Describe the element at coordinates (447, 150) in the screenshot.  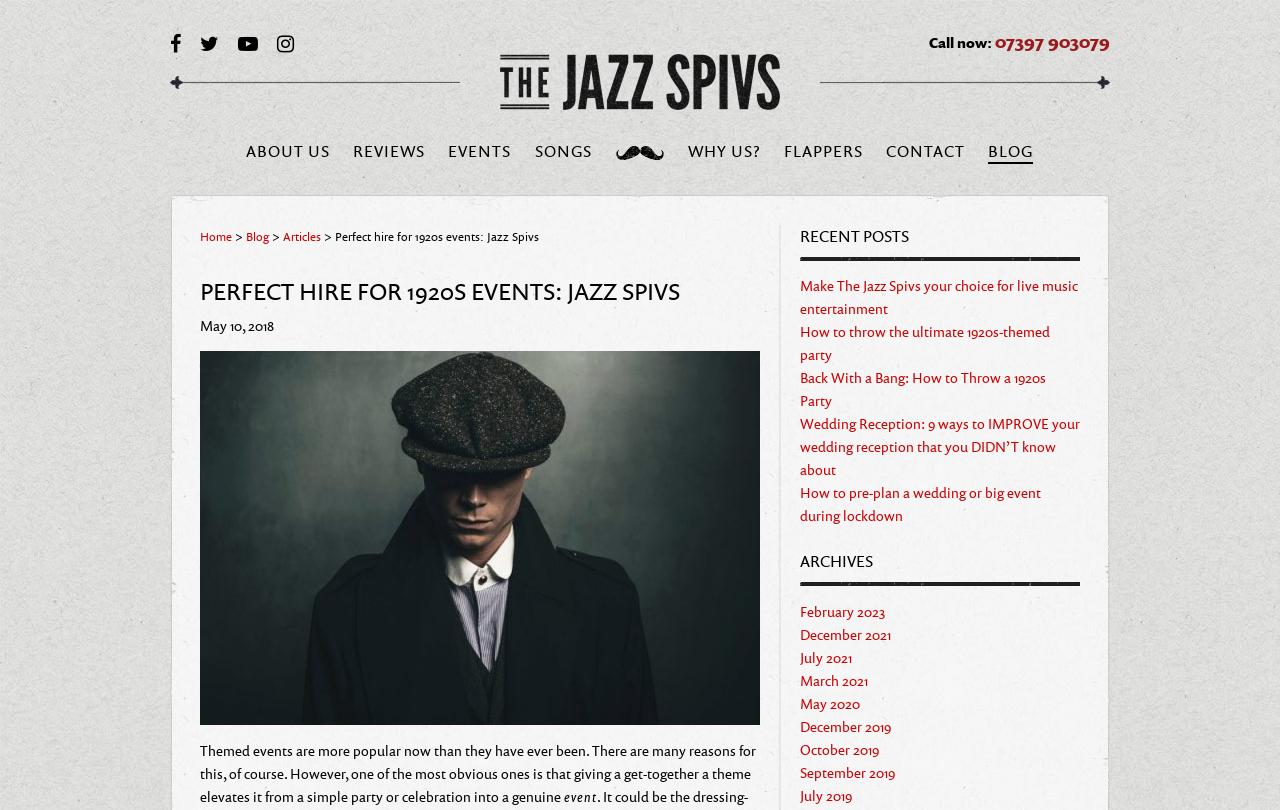
I see `'Events'` at that location.